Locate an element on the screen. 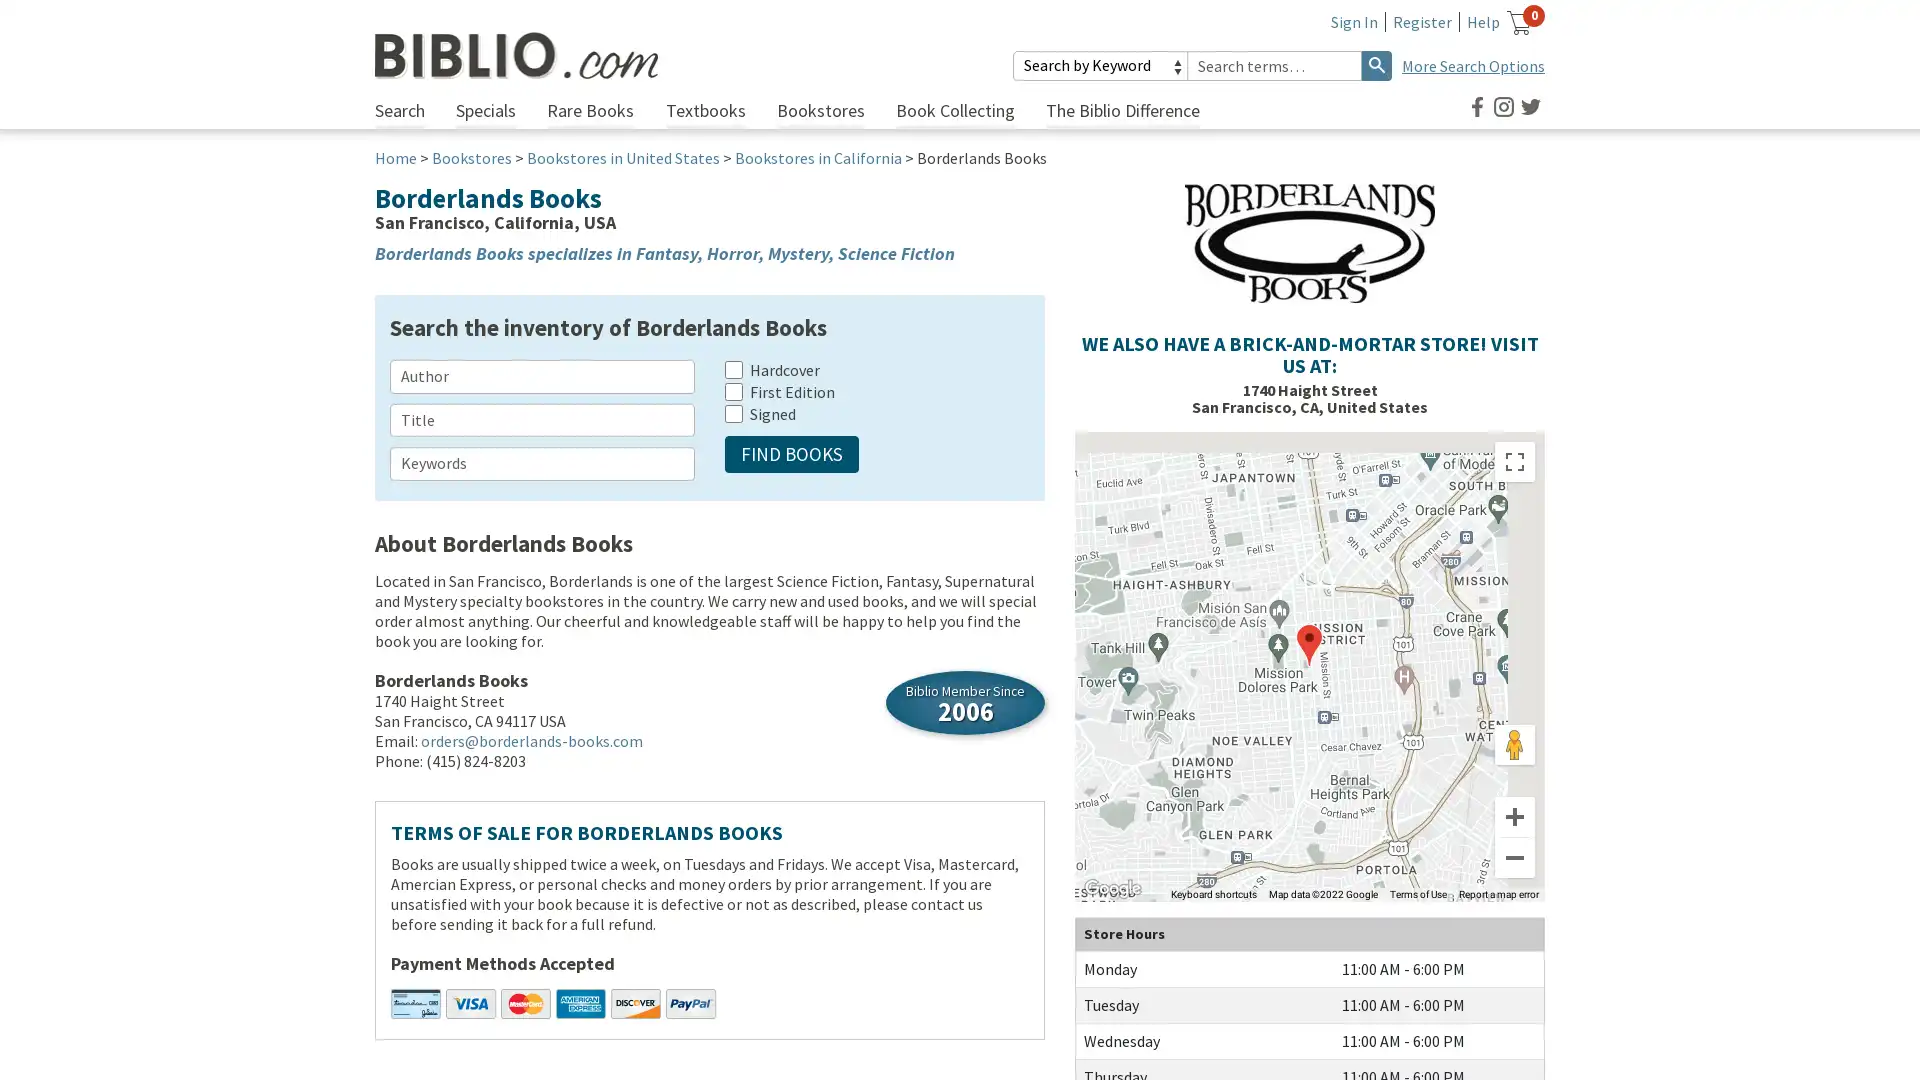 The height and width of the screenshot is (1080, 1920). FIND BOOKS is located at coordinates (791, 454).